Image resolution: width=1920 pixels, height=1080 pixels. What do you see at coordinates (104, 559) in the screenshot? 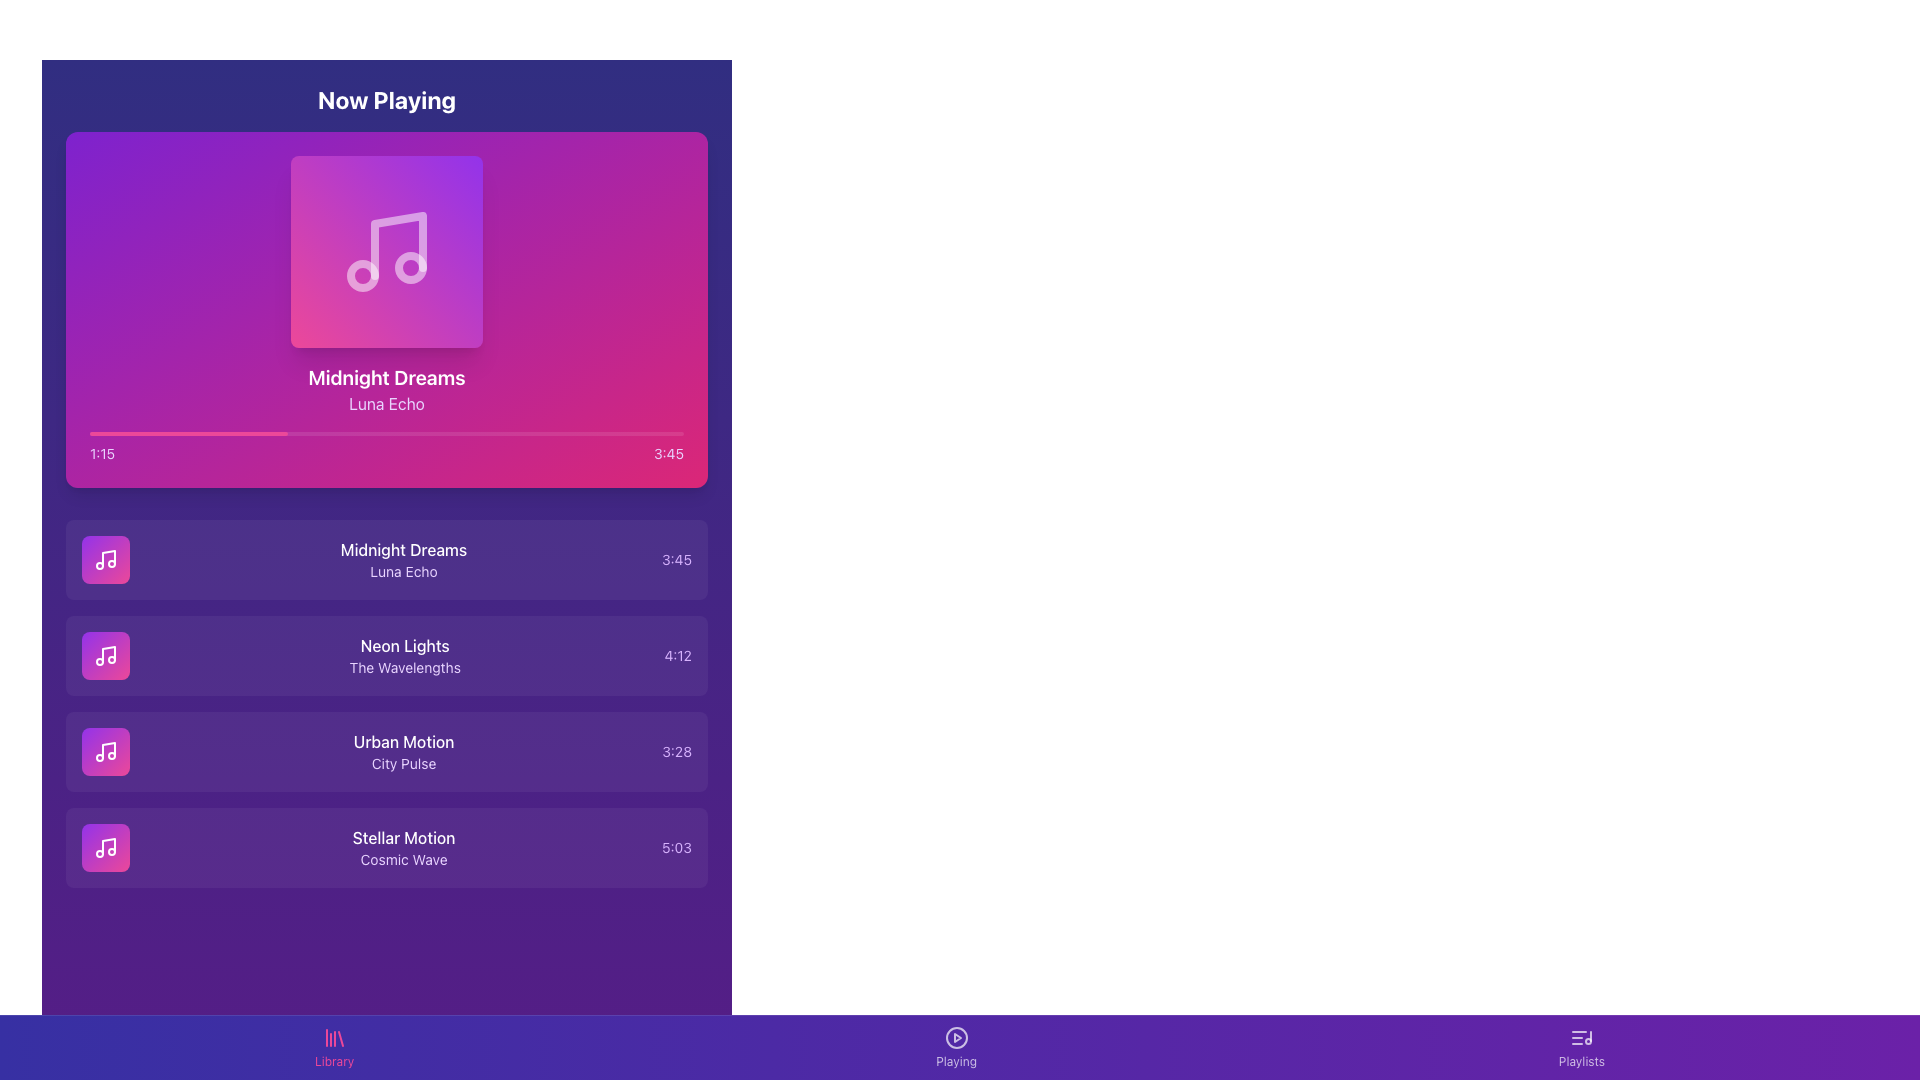
I see `the square music note icon with a purple to pink gradient background` at bounding box center [104, 559].